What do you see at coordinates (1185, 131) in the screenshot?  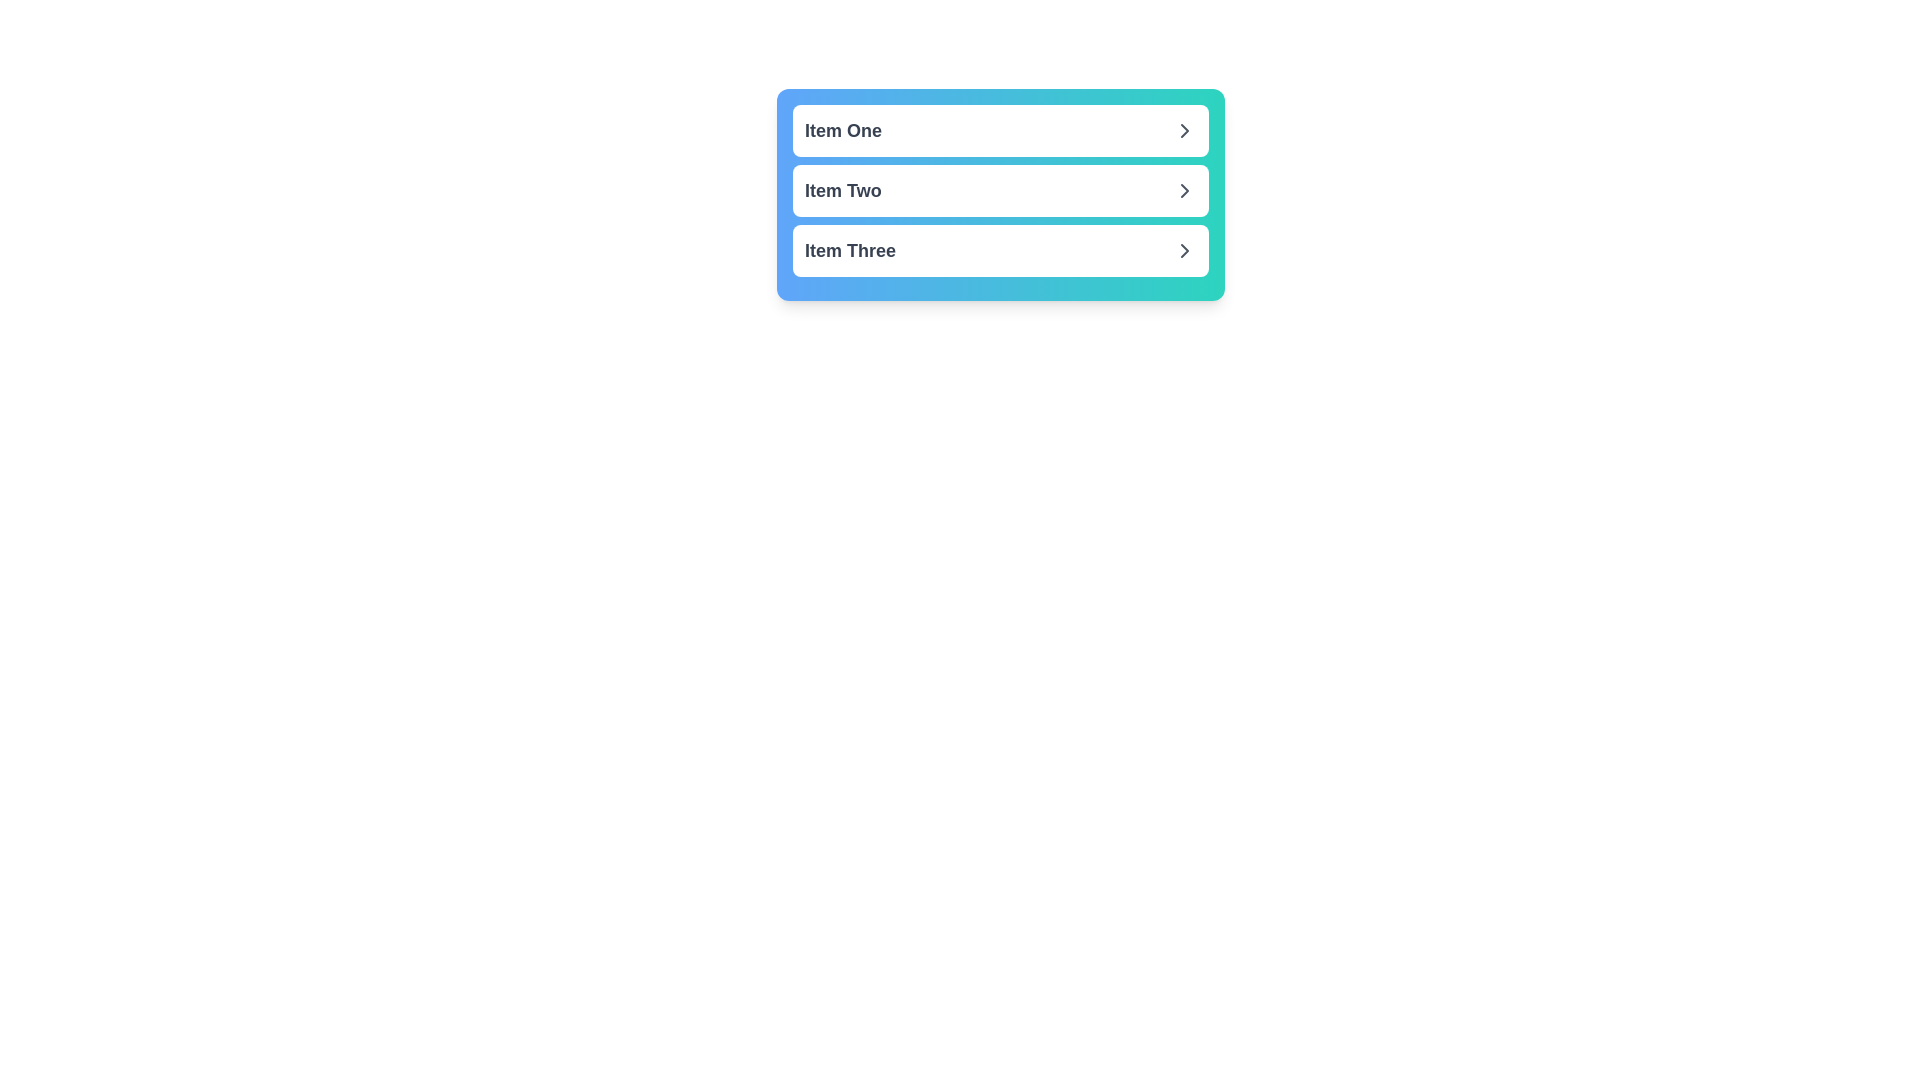 I see `the chevron-arrow icon pointing to the right, located to the right of the text label 'Item One'` at bounding box center [1185, 131].